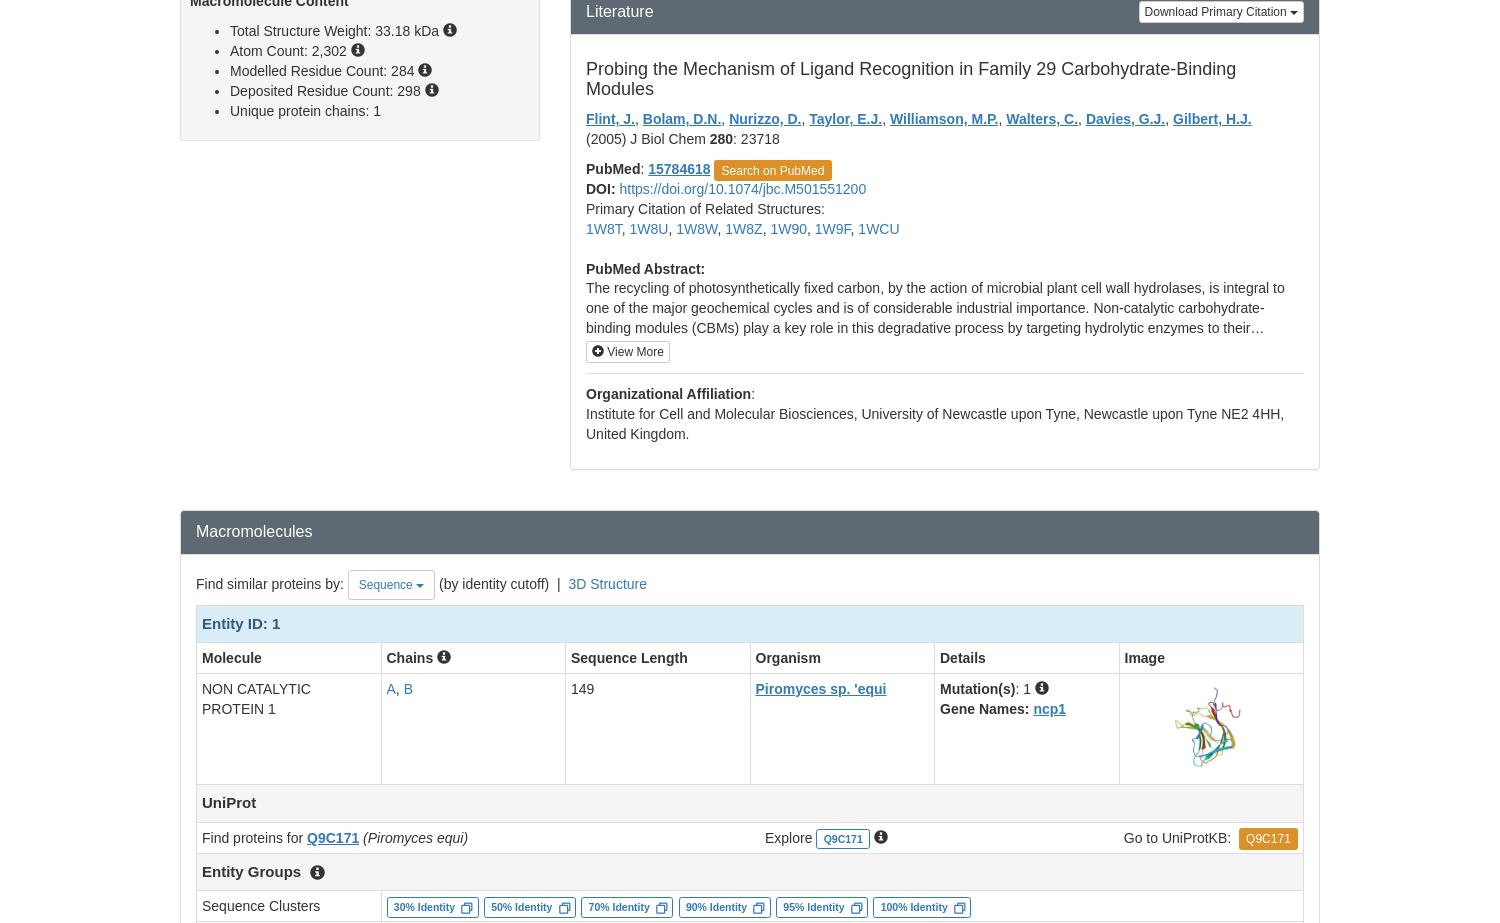 The width and height of the screenshot is (1500, 923). What do you see at coordinates (261, 905) in the screenshot?
I see `'Sequence Clusters'` at bounding box center [261, 905].